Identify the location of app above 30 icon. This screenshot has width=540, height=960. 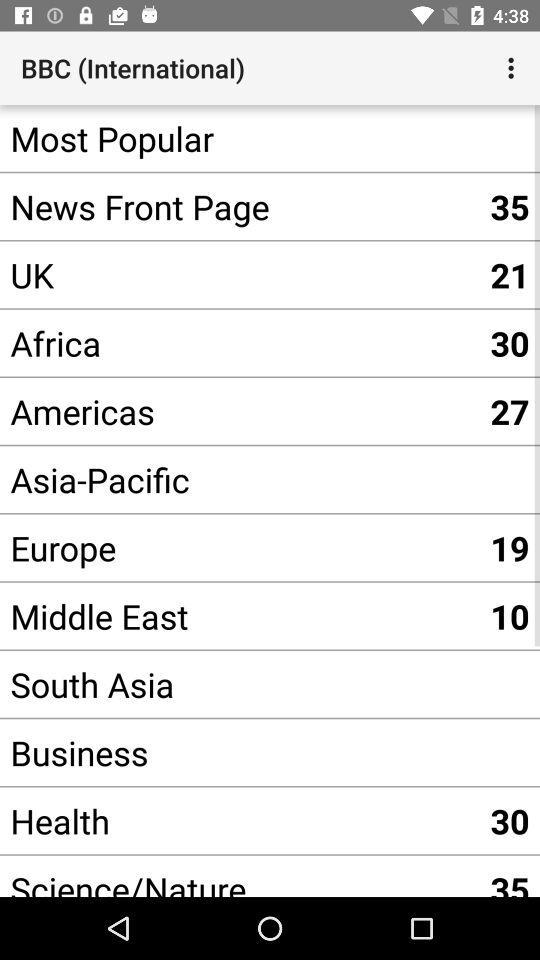
(239, 273).